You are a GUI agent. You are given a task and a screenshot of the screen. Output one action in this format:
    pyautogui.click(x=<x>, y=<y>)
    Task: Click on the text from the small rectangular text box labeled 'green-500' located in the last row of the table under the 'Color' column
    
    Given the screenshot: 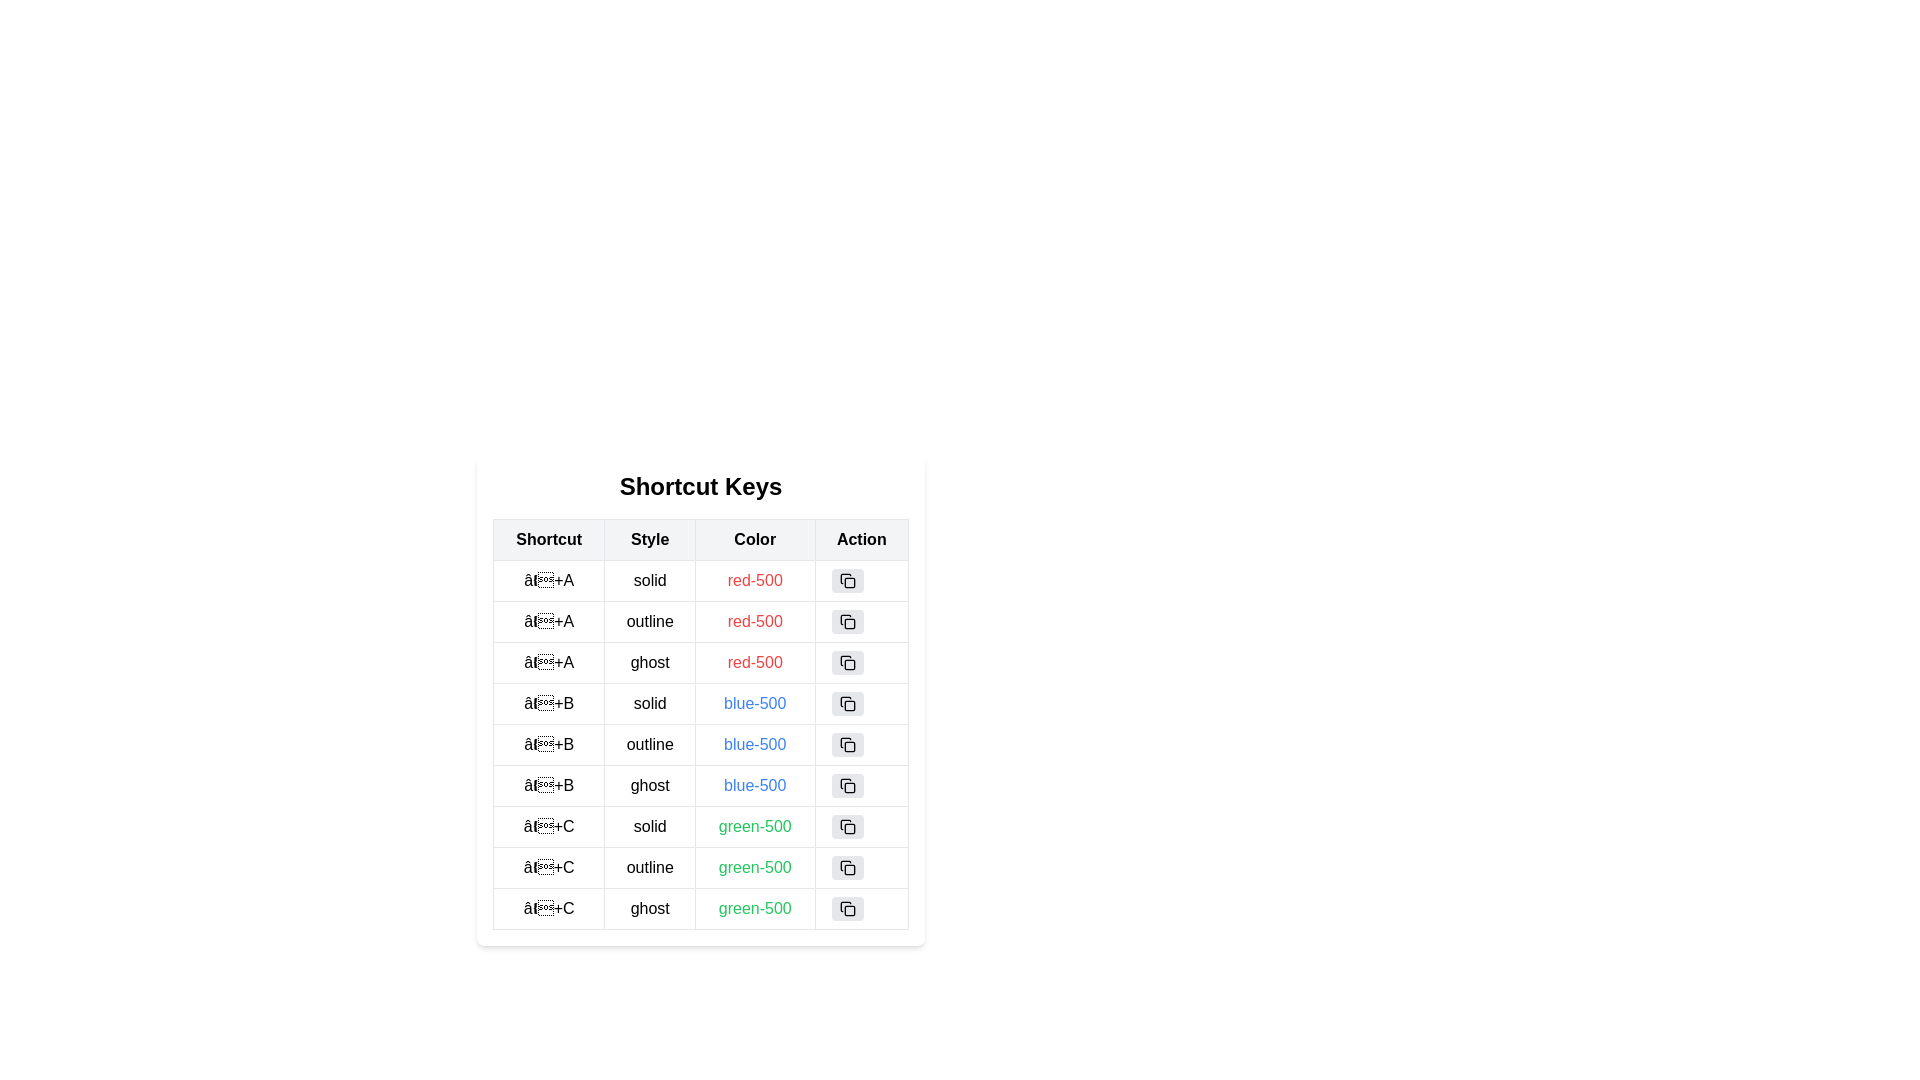 What is the action you would take?
    pyautogui.click(x=754, y=909)
    